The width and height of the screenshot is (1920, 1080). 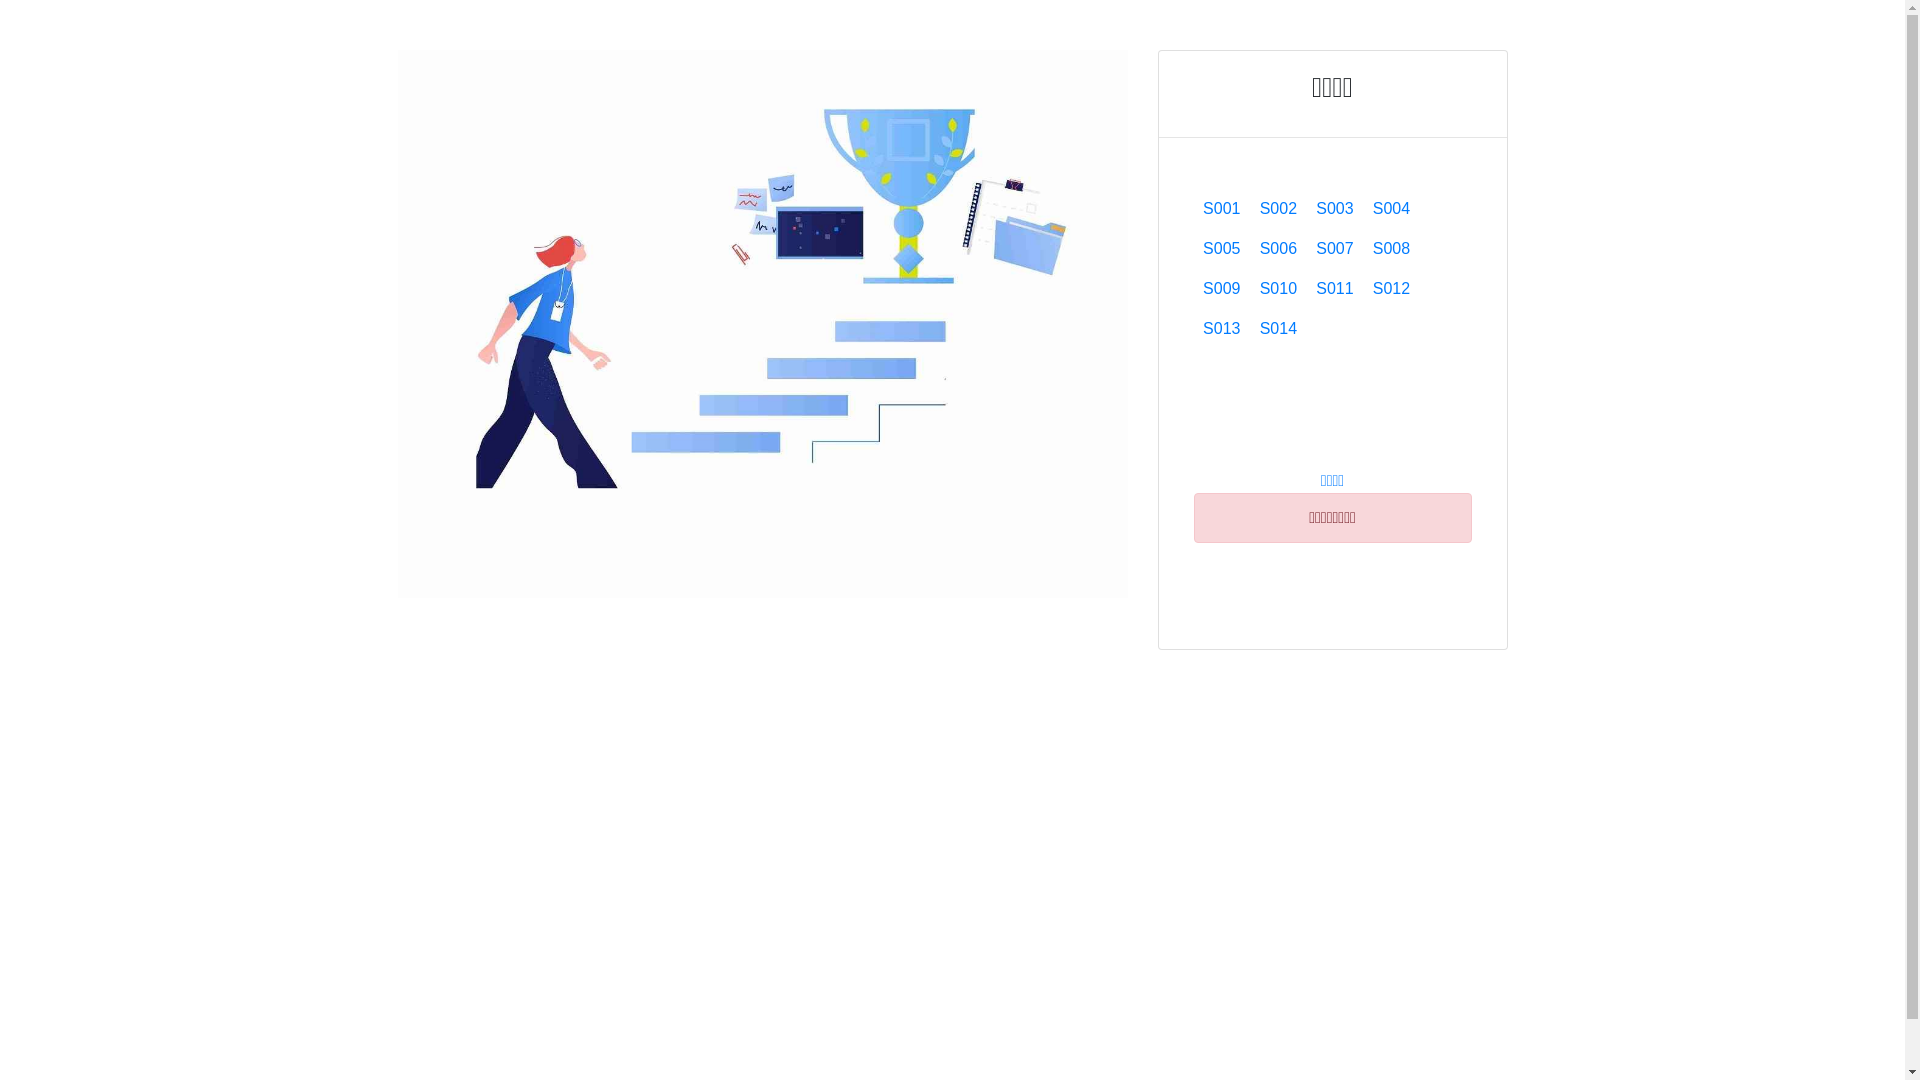 I want to click on 'S002', so click(x=1277, y=208).